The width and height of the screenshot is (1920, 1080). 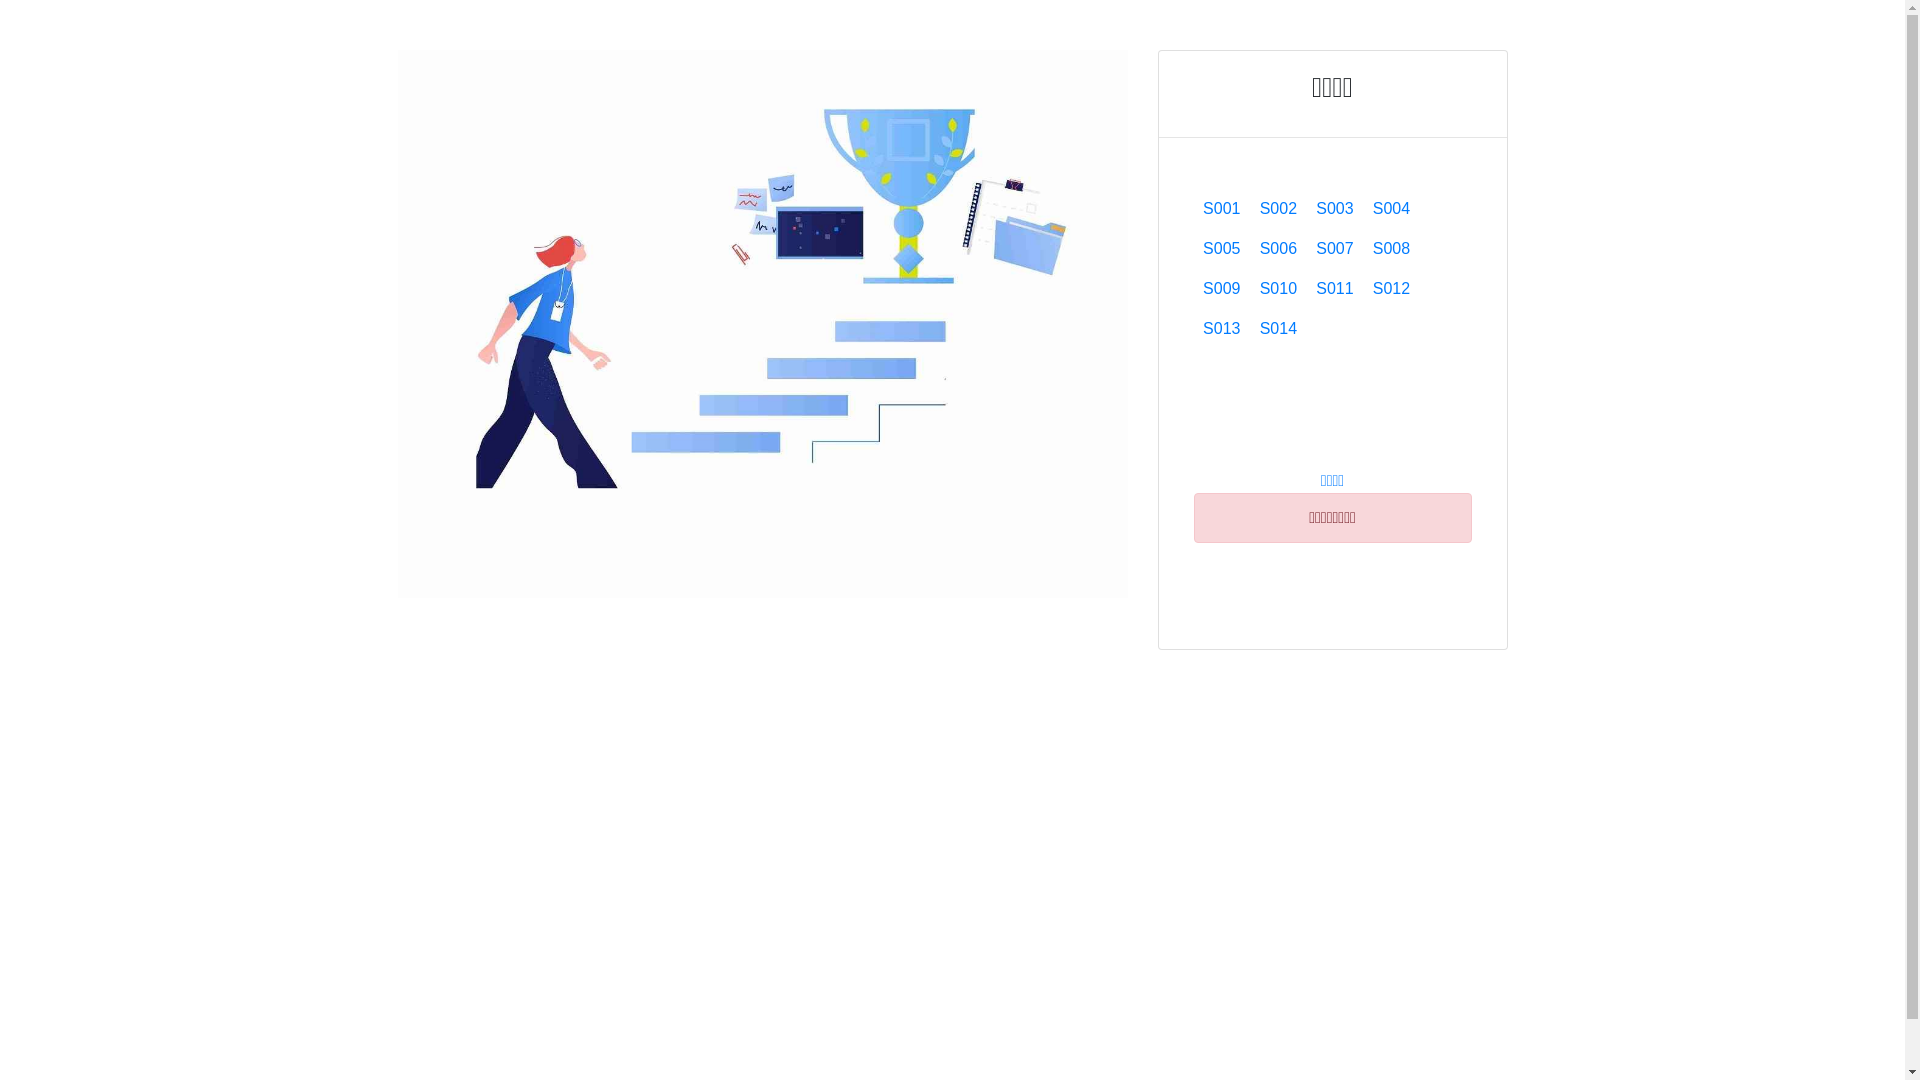 I want to click on 'S002', so click(x=1277, y=208).